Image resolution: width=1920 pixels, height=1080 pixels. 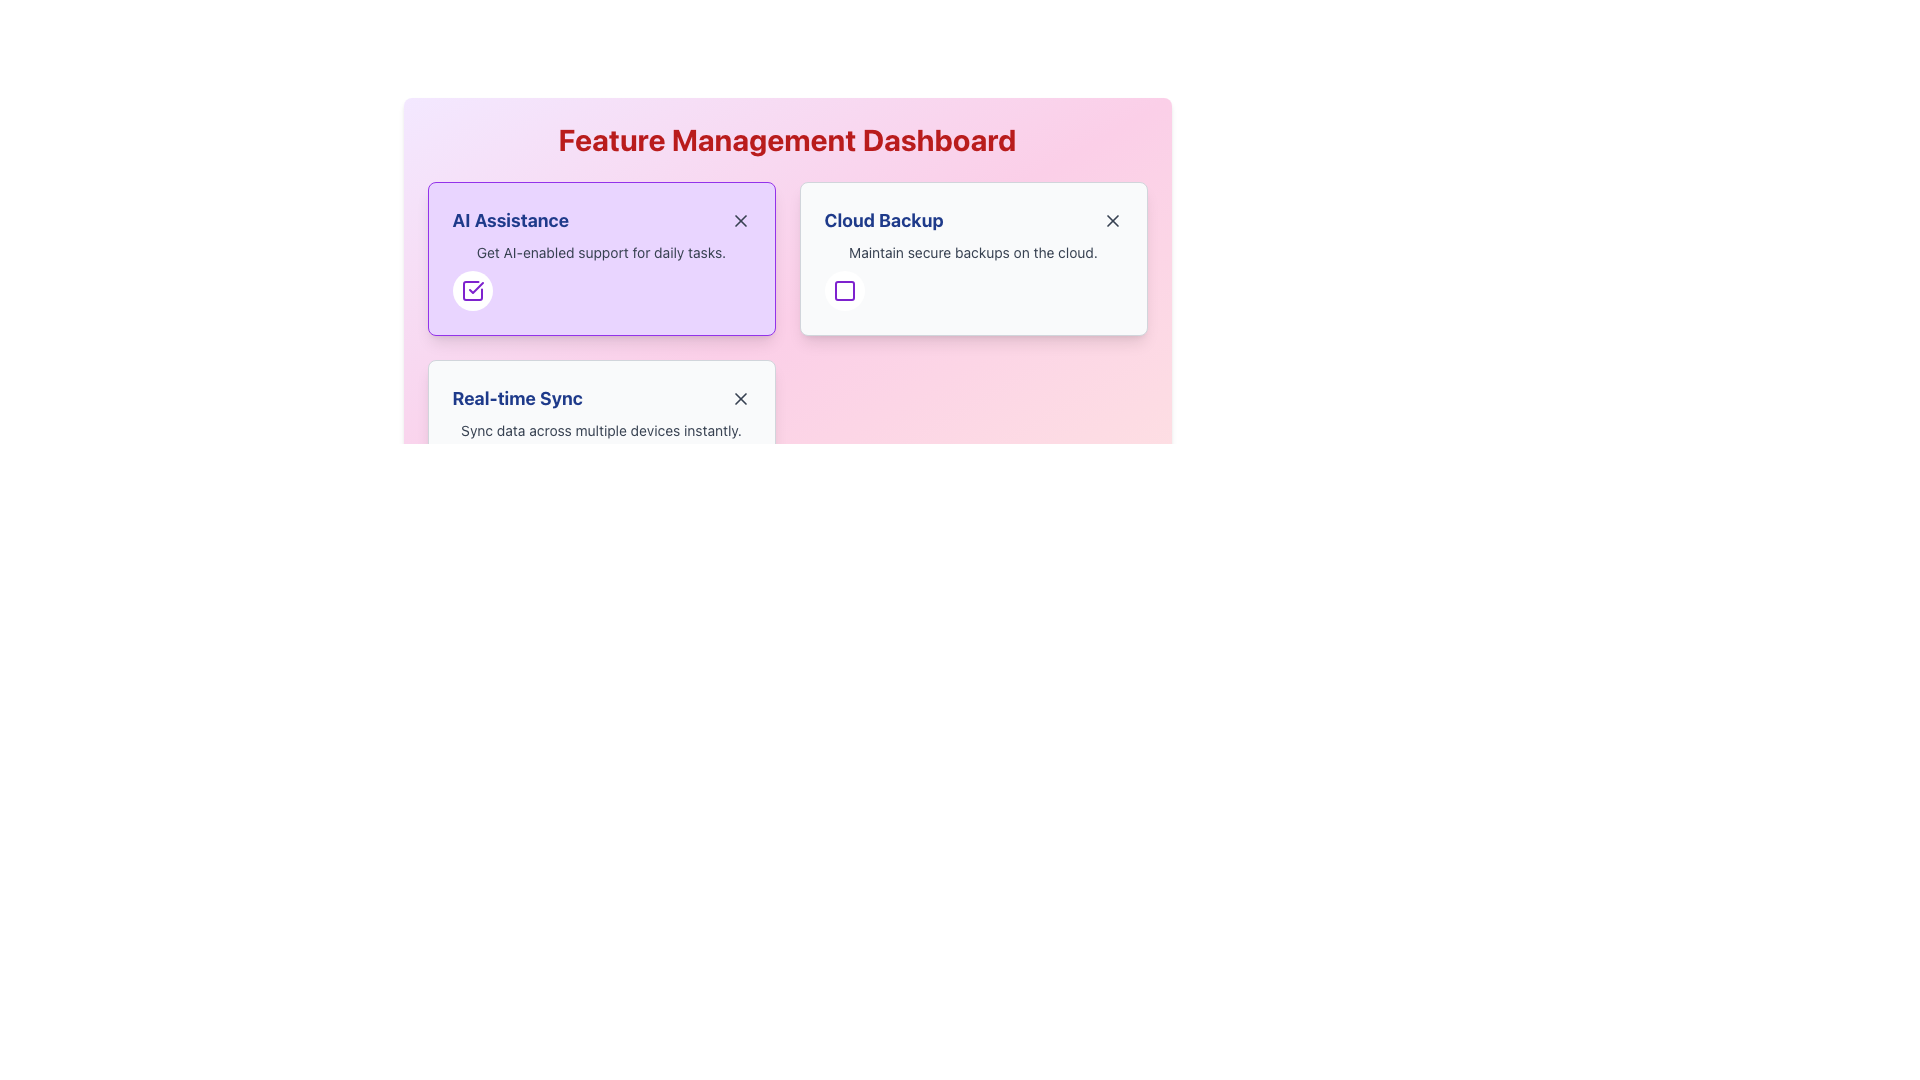 I want to click on text label that states 'Get AI-enabled support for daily tasks.' located under the title 'AI Assistance' within a rounded card on the center-left of the interface, so click(x=600, y=252).